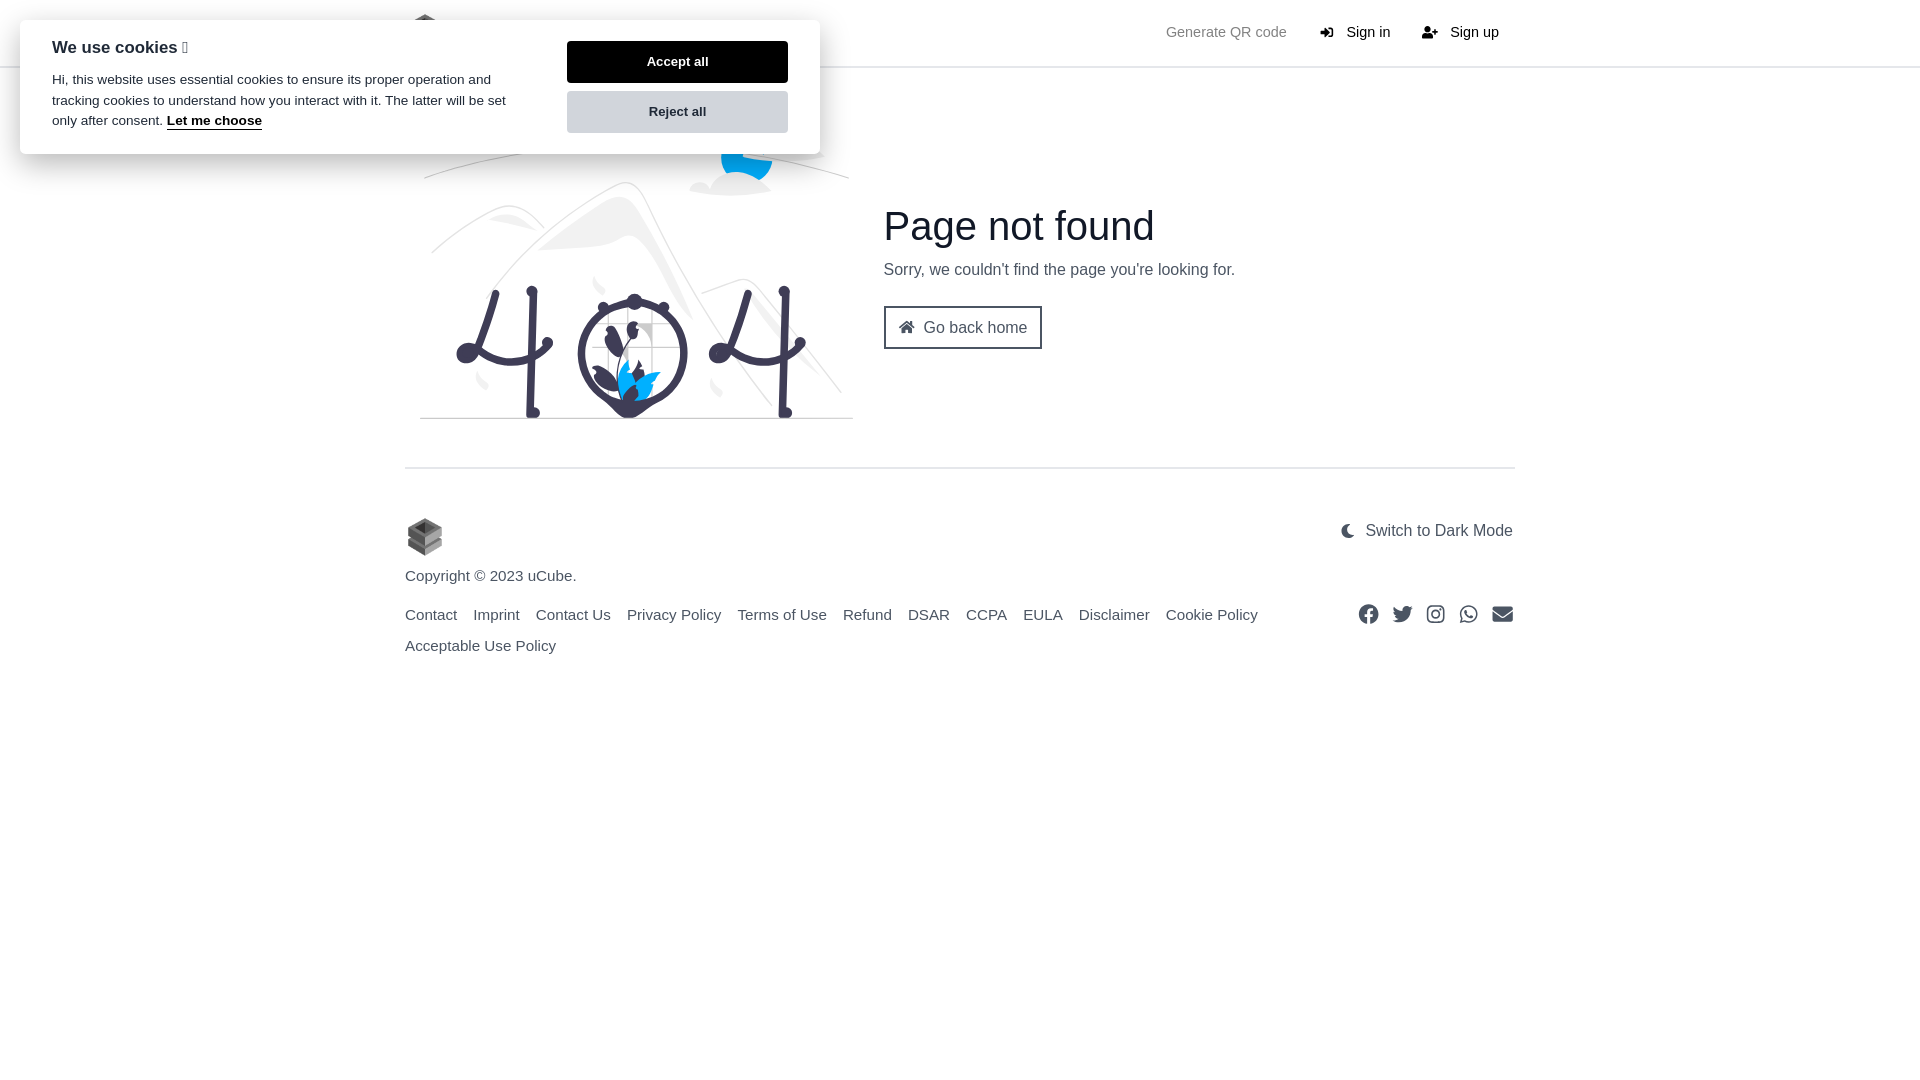 The height and width of the screenshot is (1080, 1920). What do you see at coordinates (1405, 33) in the screenshot?
I see `'Sign up'` at bounding box center [1405, 33].